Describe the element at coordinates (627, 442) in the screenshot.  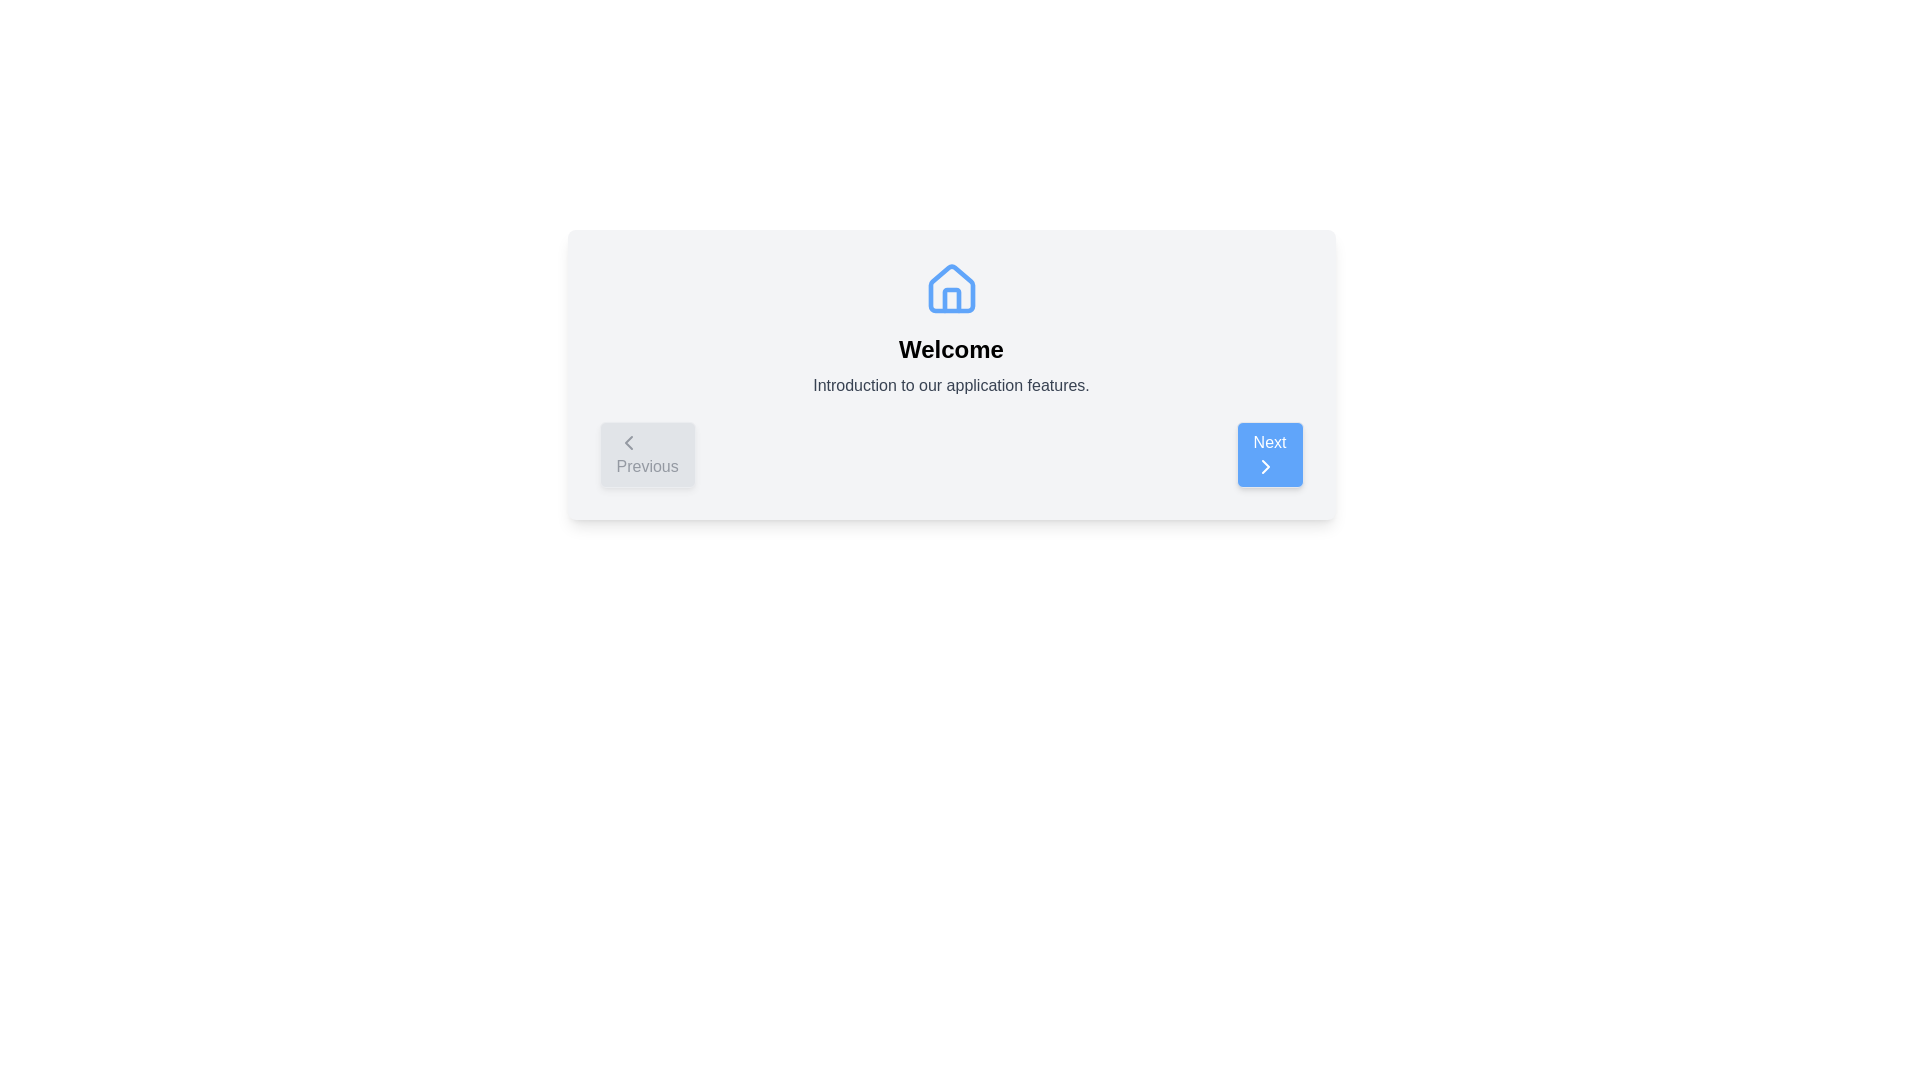
I see `the 'Previous' button which contains a left-facing gray chevron arrow icon for navigation` at that location.